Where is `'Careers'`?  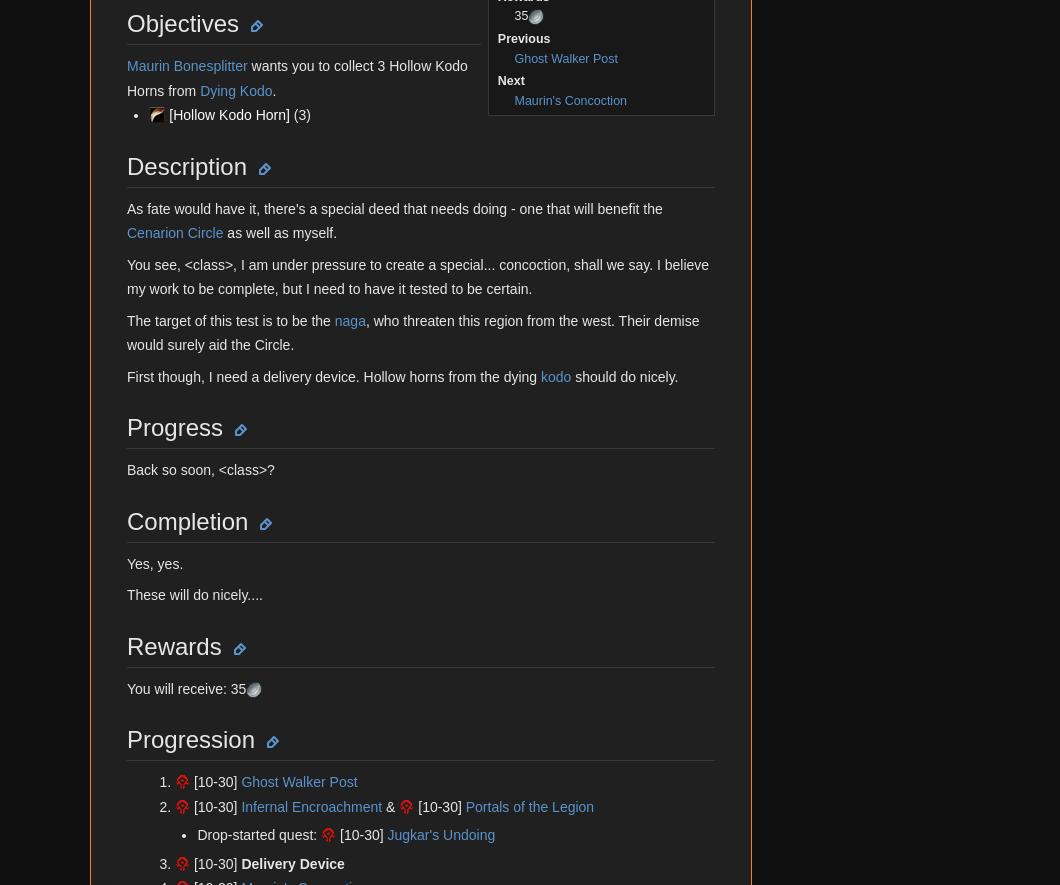 'Careers' is located at coordinates (108, 428).